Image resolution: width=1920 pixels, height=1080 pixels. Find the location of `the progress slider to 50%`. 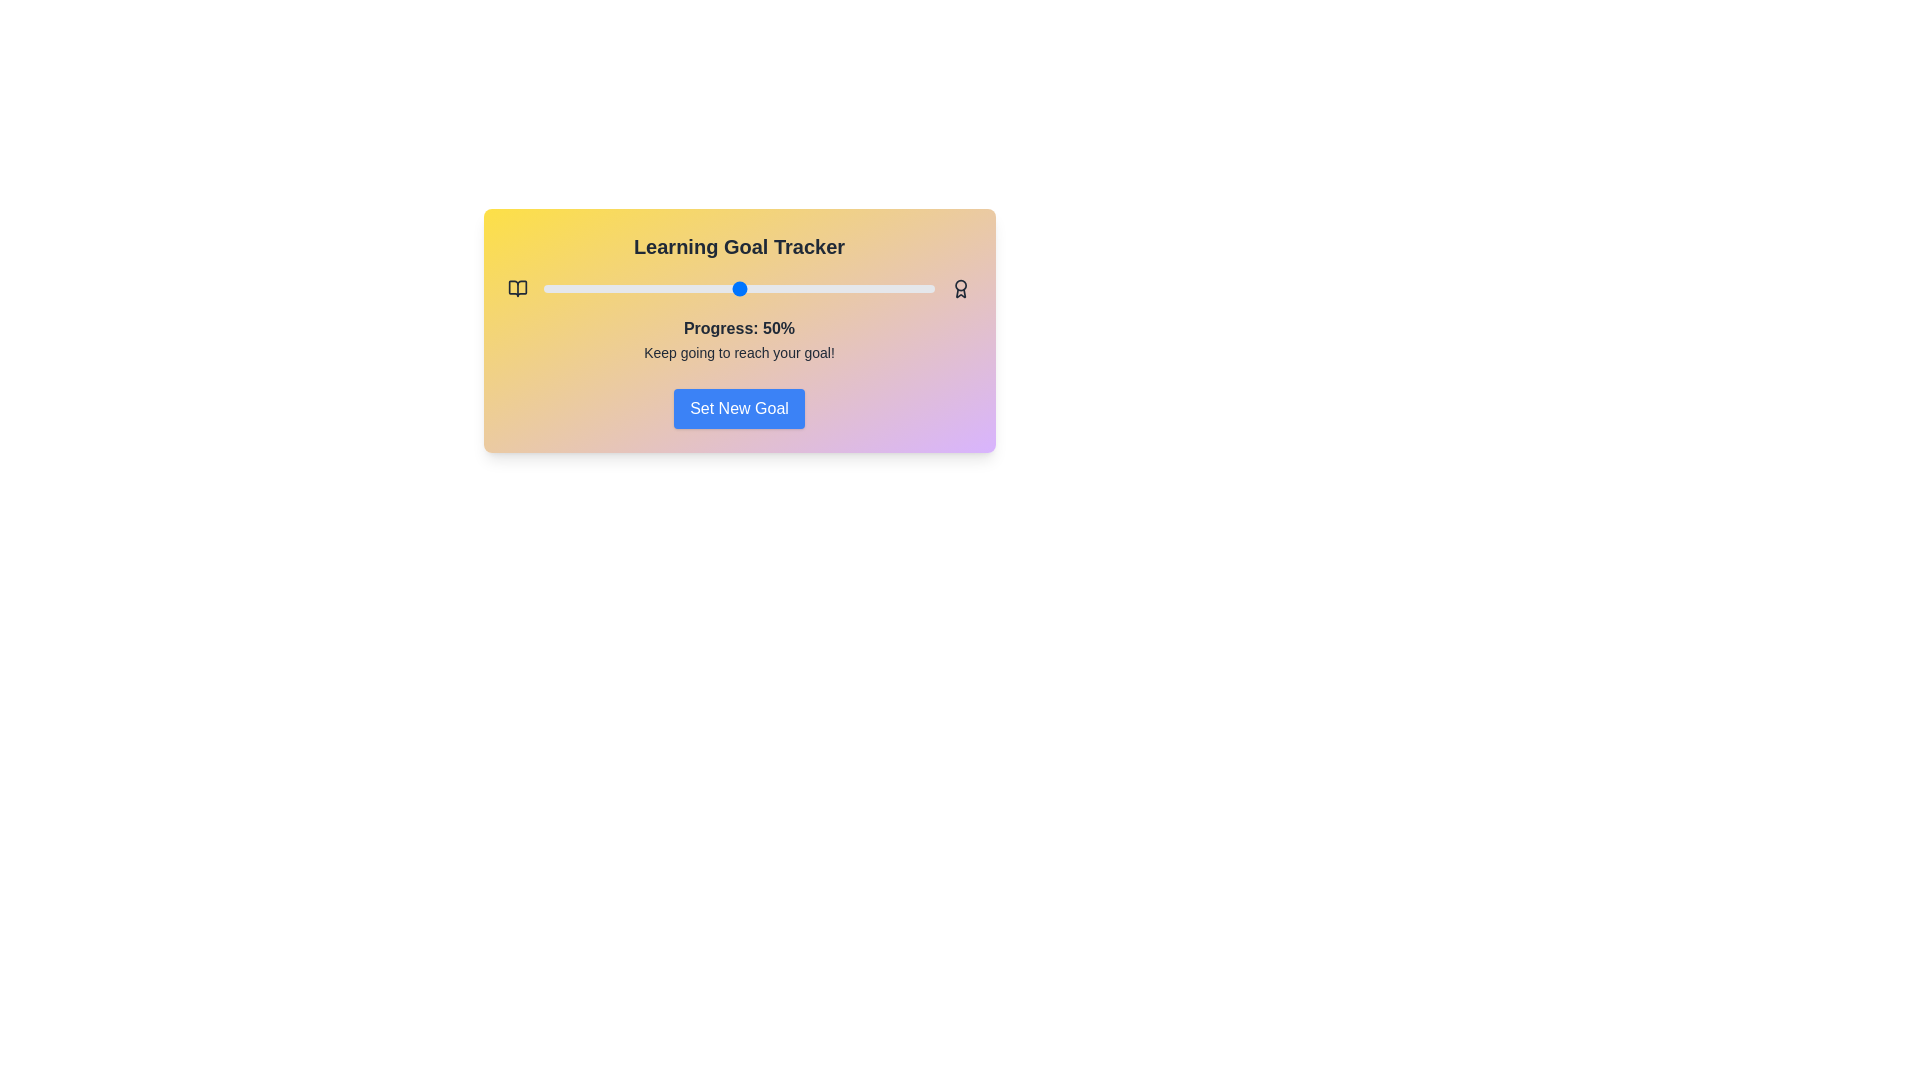

the progress slider to 50% is located at coordinates (738, 289).